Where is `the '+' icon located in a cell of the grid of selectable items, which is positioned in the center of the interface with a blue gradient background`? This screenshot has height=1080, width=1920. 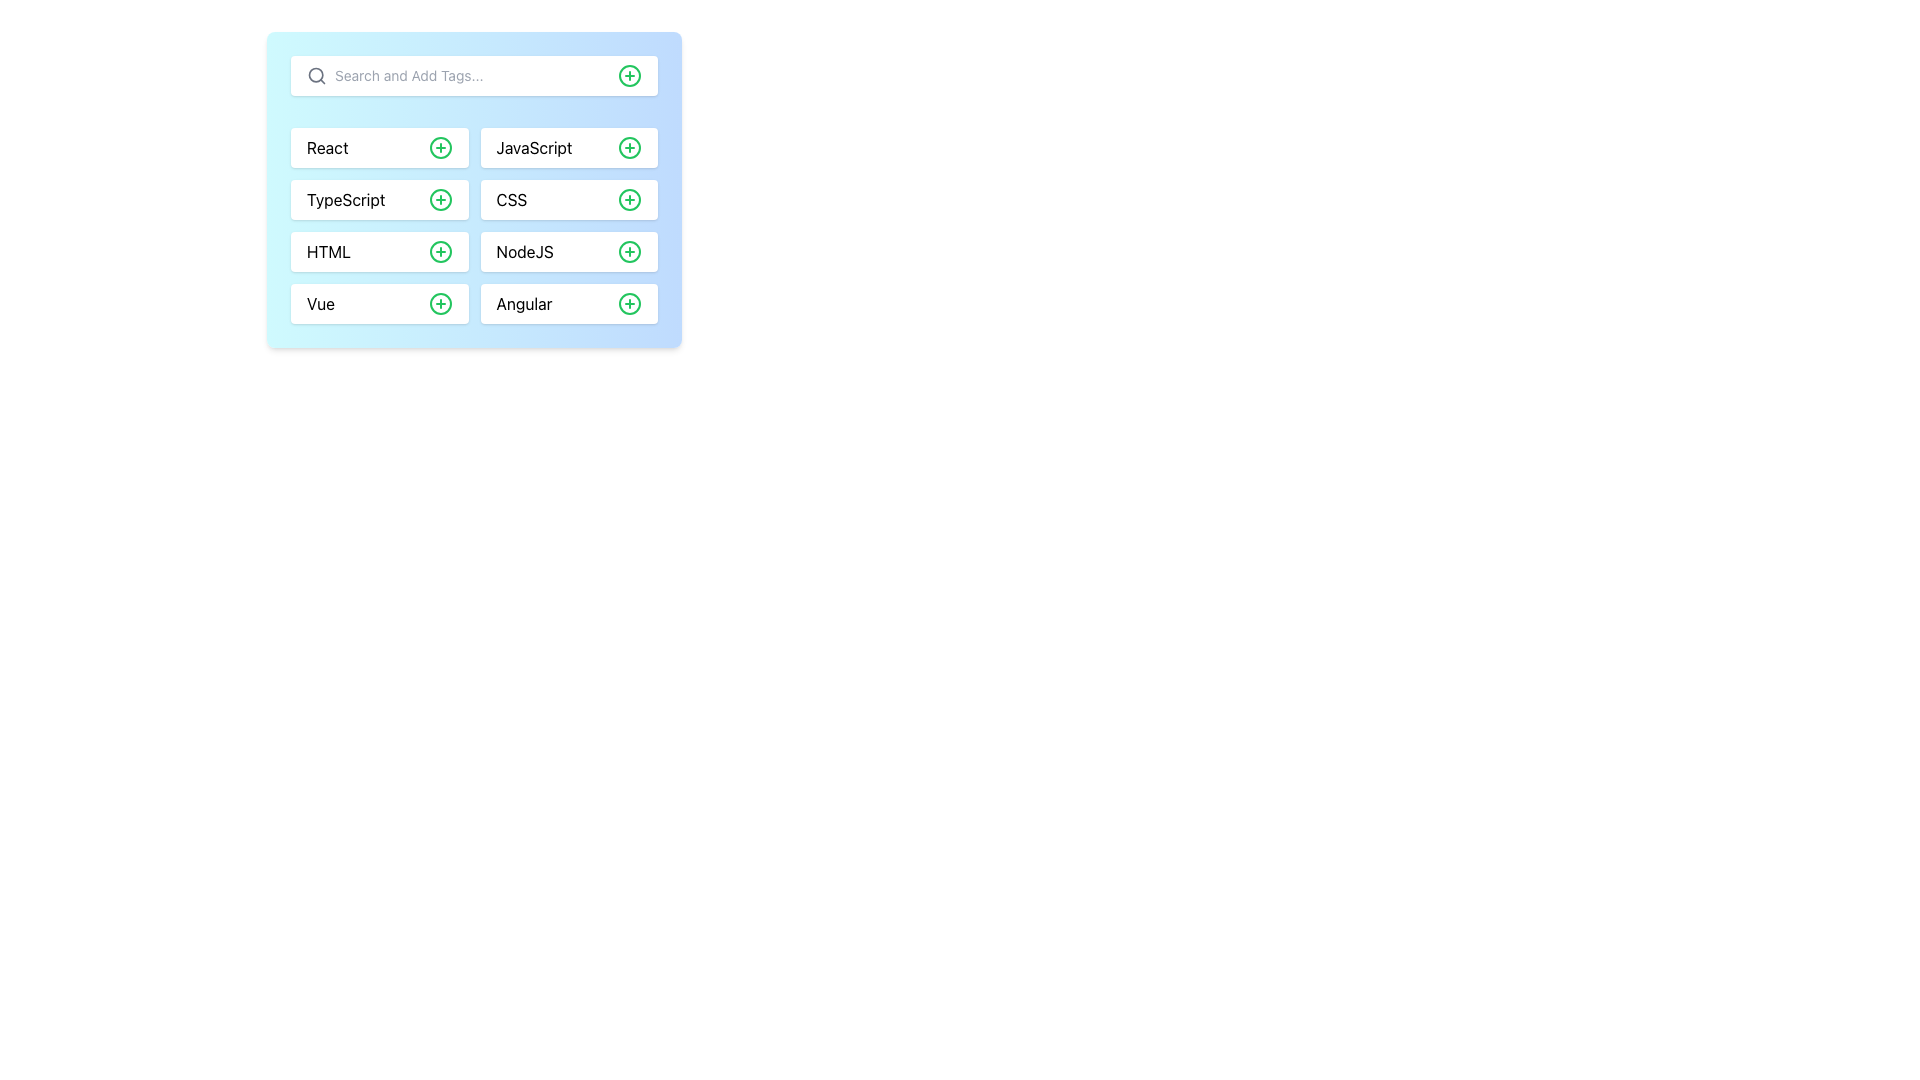
the '+' icon located in a cell of the grid of selectable items, which is positioned in the center of the interface with a blue gradient background is located at coordinates (473, 225).